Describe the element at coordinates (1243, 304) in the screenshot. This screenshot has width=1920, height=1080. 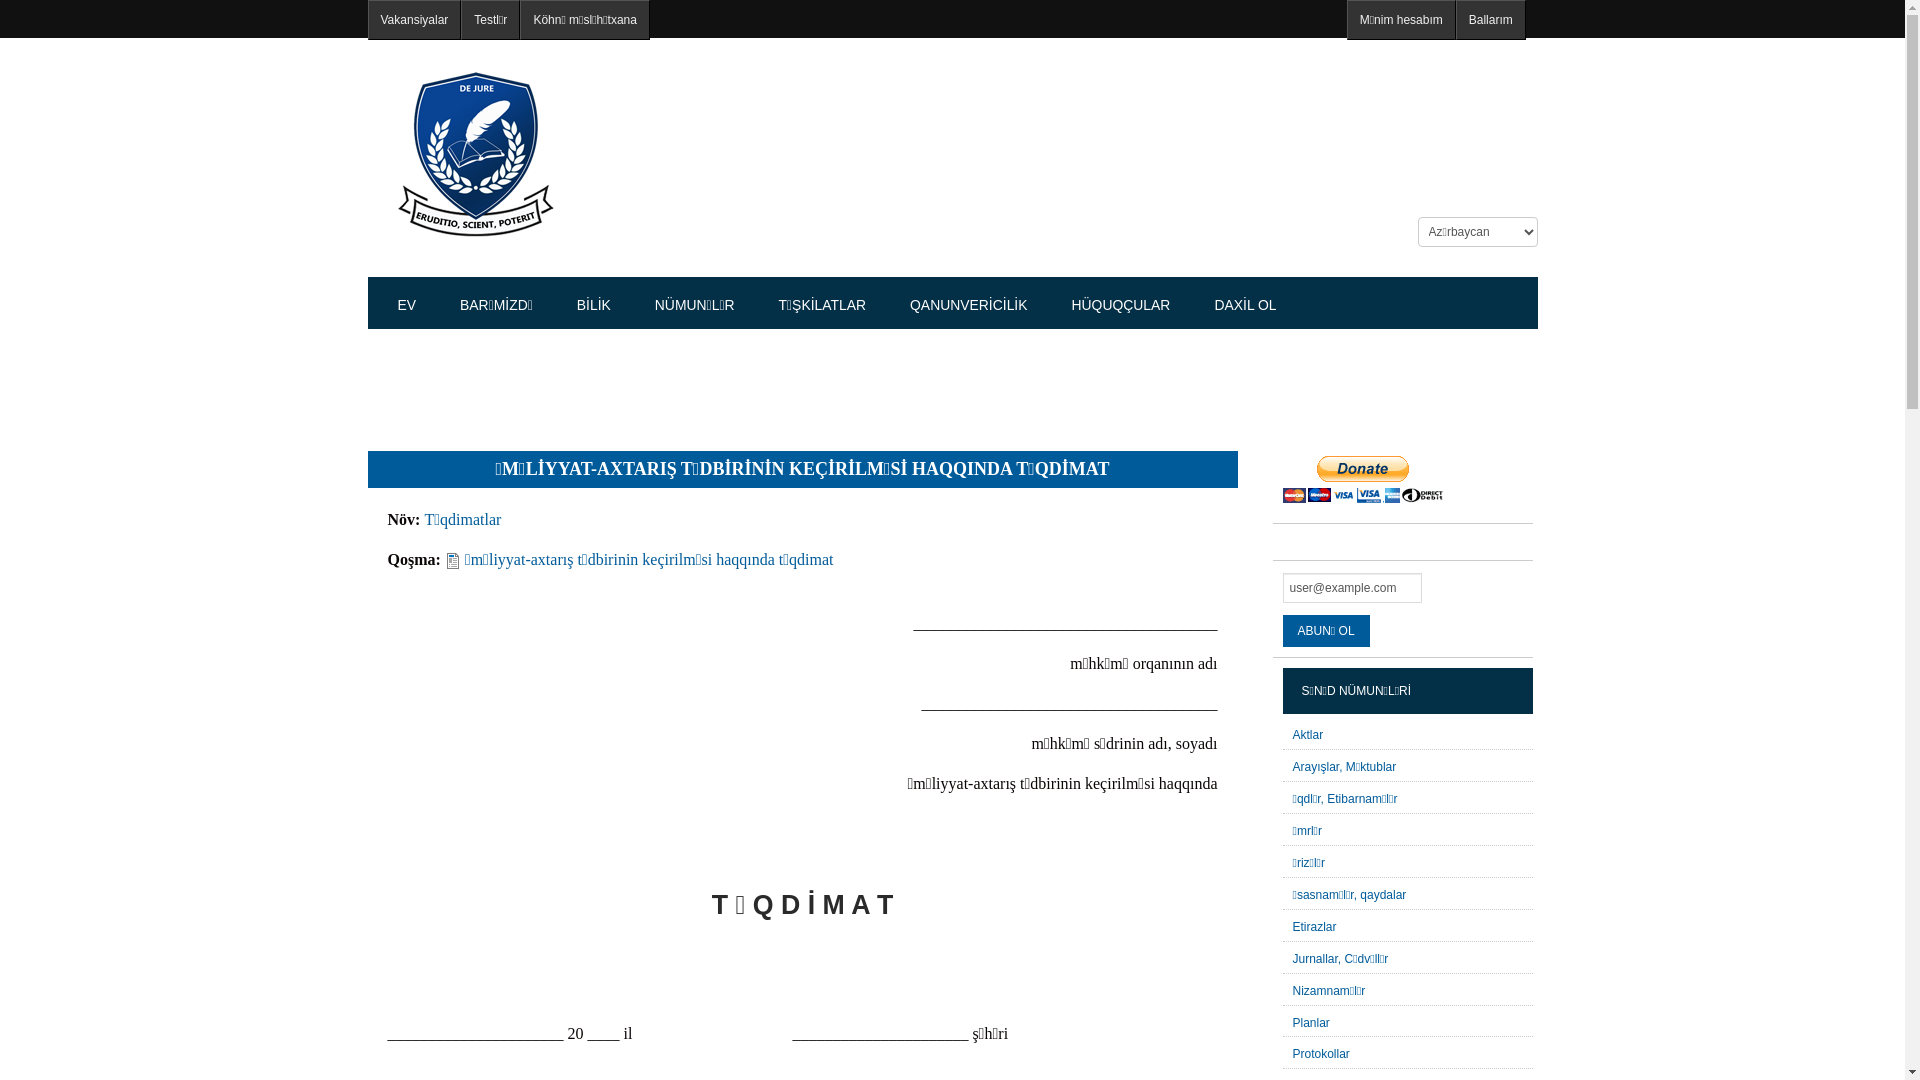
I see `'DAXIL OL'` at that location.